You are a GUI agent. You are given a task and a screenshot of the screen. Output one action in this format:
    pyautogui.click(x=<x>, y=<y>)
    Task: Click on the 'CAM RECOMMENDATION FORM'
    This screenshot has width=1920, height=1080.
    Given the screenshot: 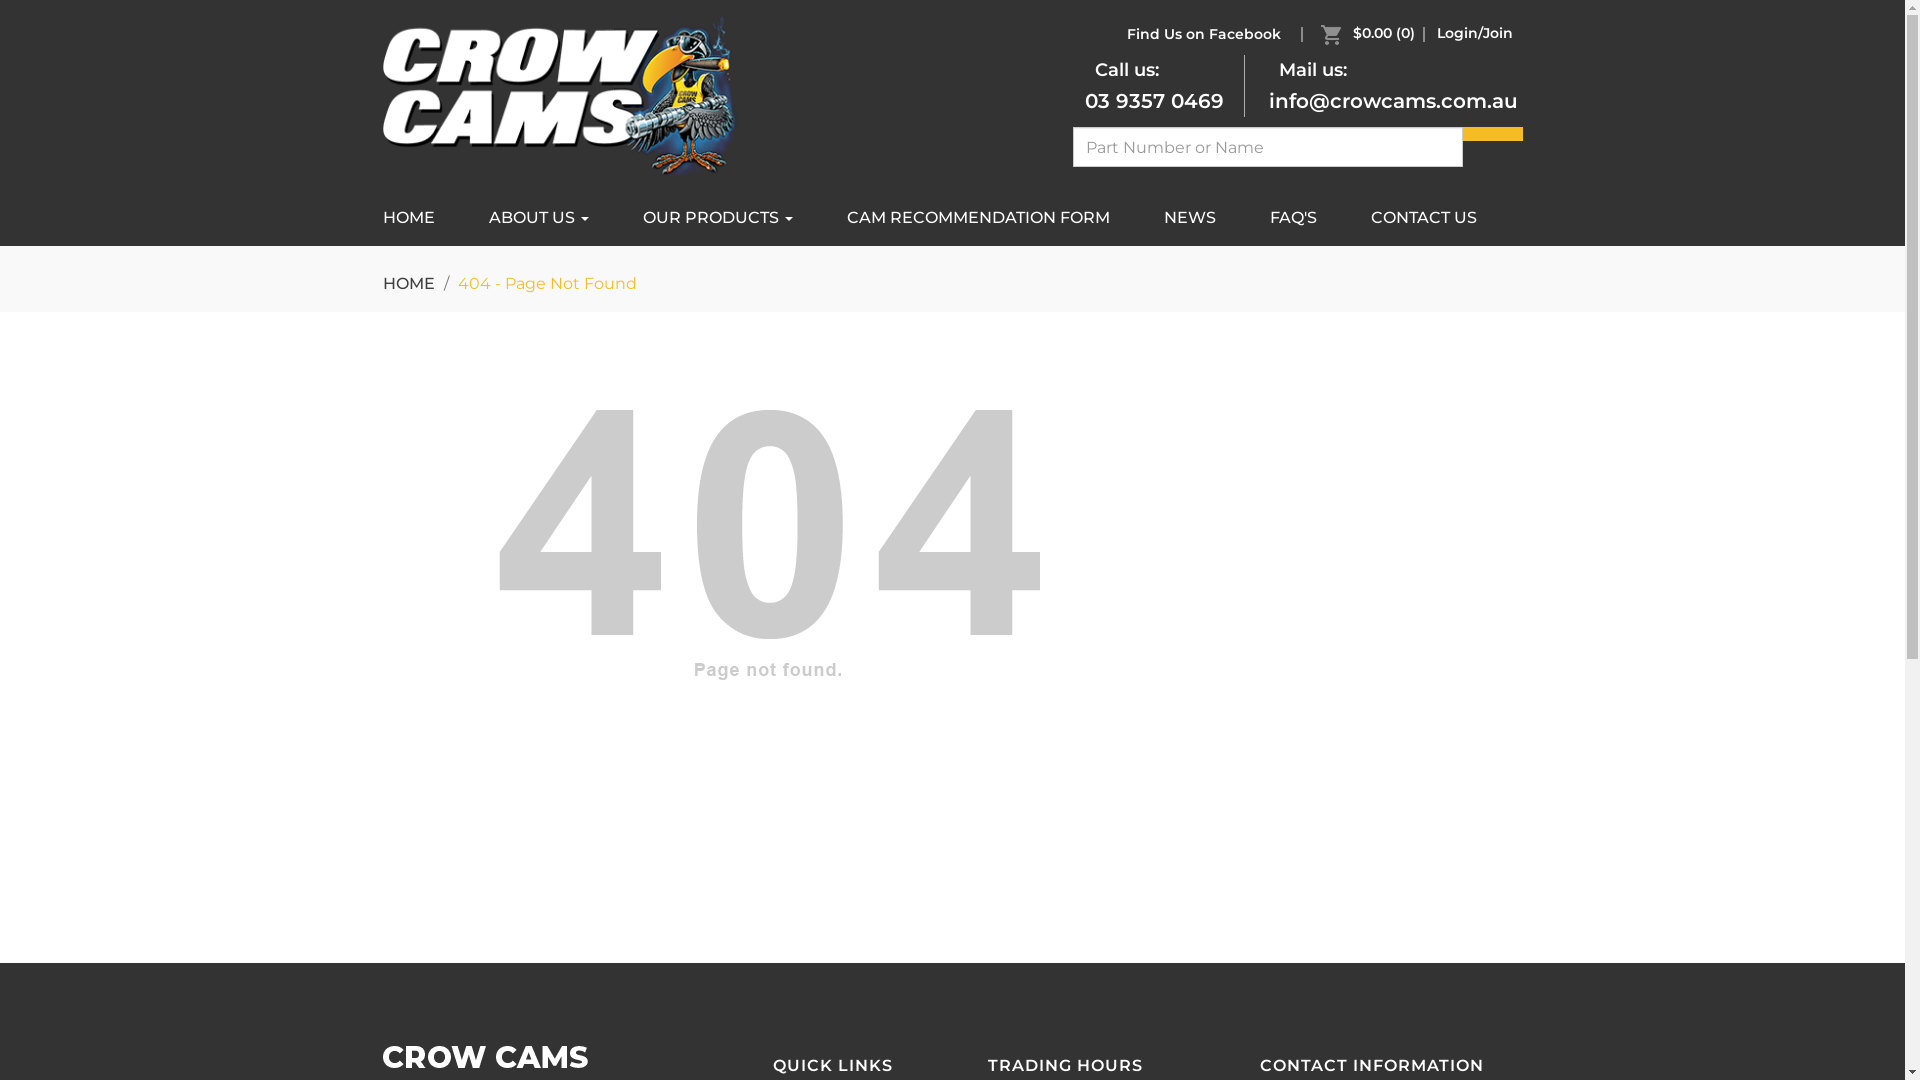 What is the action you would take?
    pyautogui.click(x=978, y=218)
    